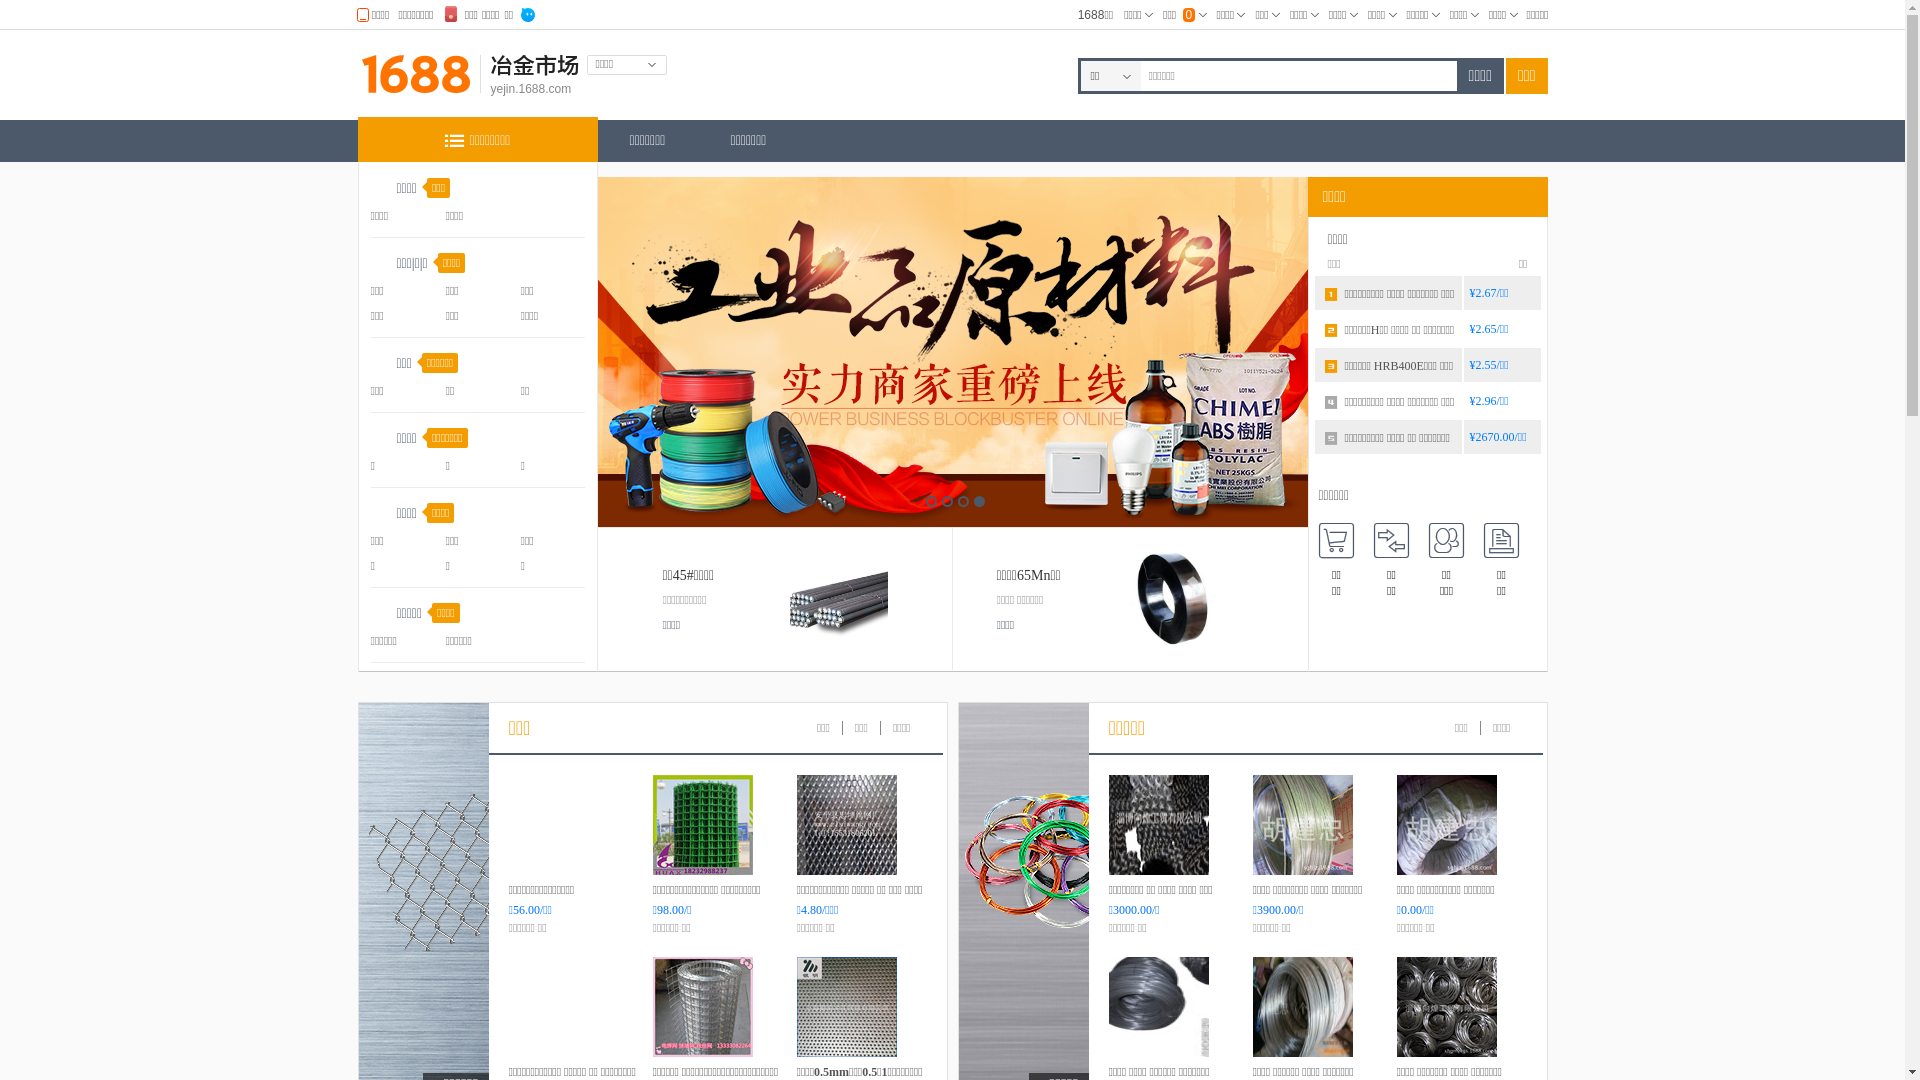 The height and width of the screenshot is (1080, 1920). Describe the element at coordinates (530, 87) in the screenshot. I see `'yejin.1688.com'` at that location.